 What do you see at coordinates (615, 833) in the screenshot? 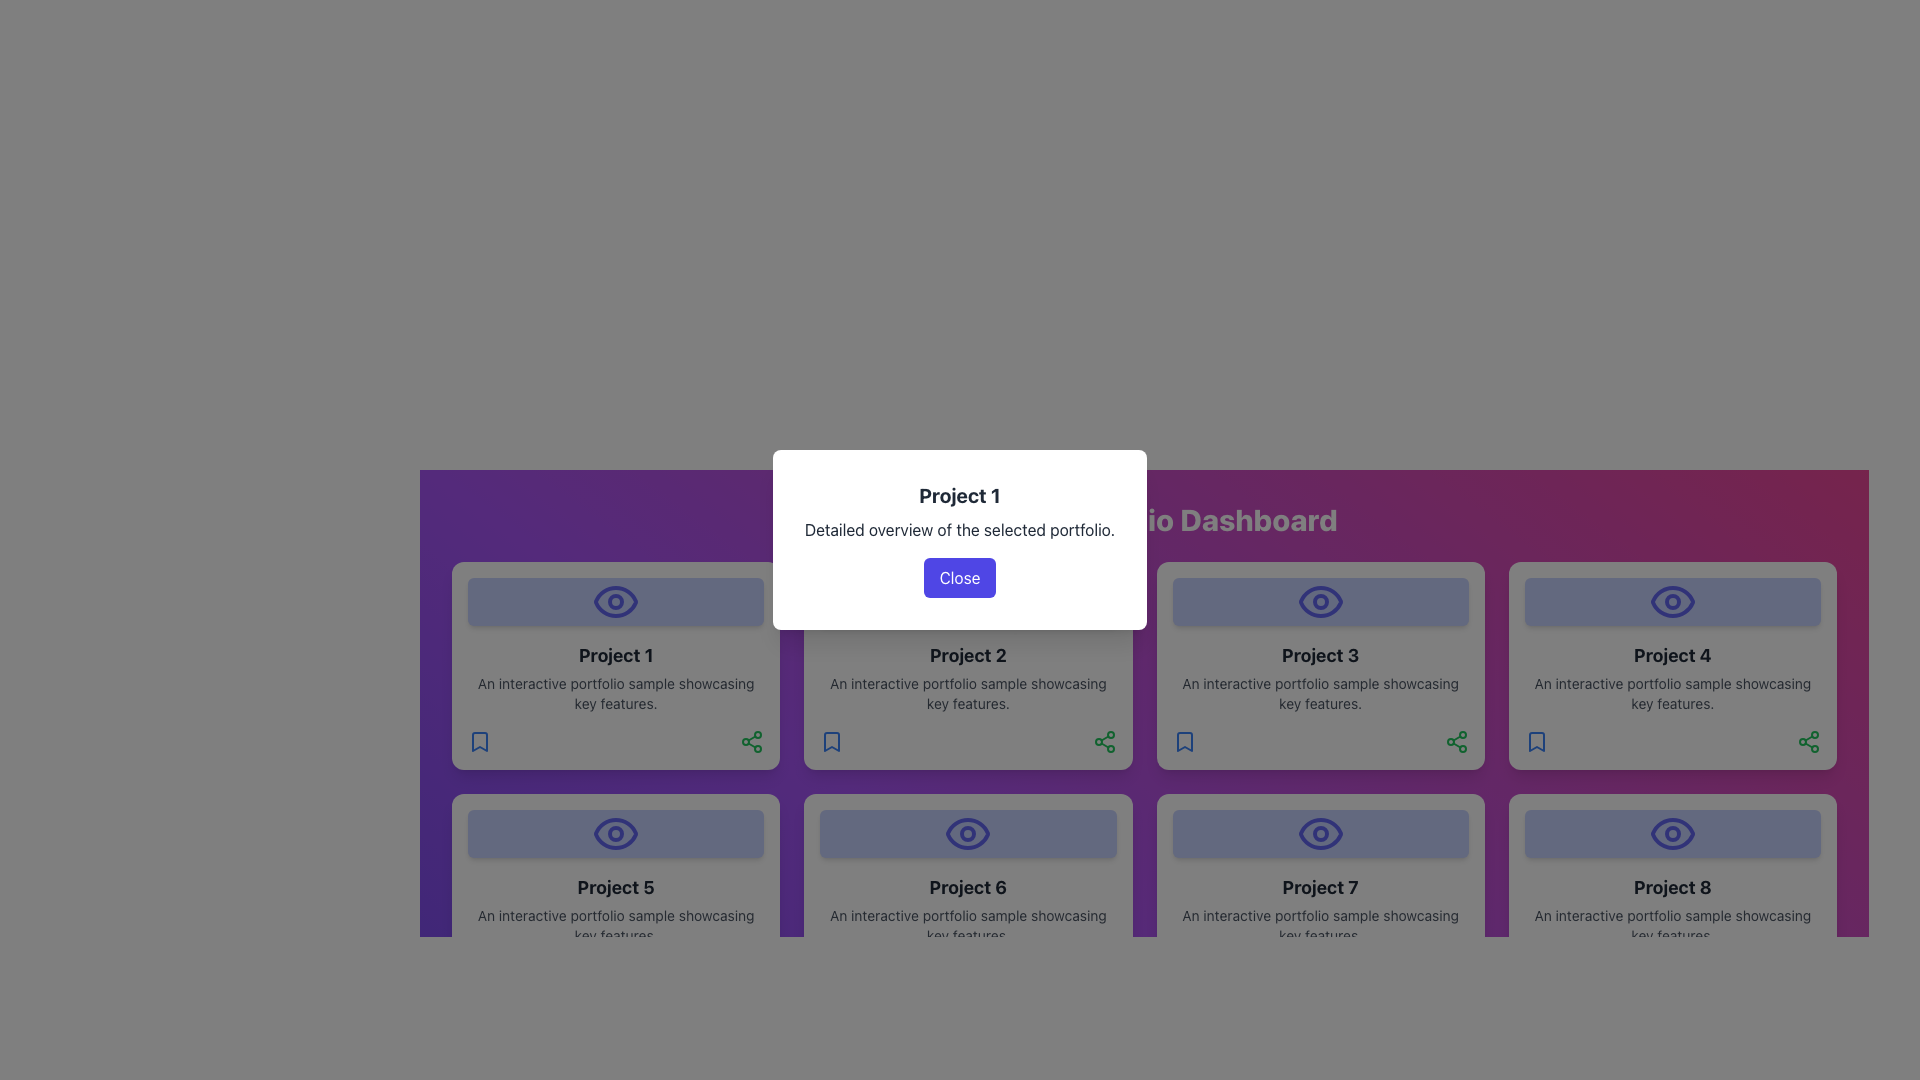
I see `the eye icon positioned at the center of the blue button above the label 'Project 5' in the portfolio grid interface` at bounding box center [615, 833].